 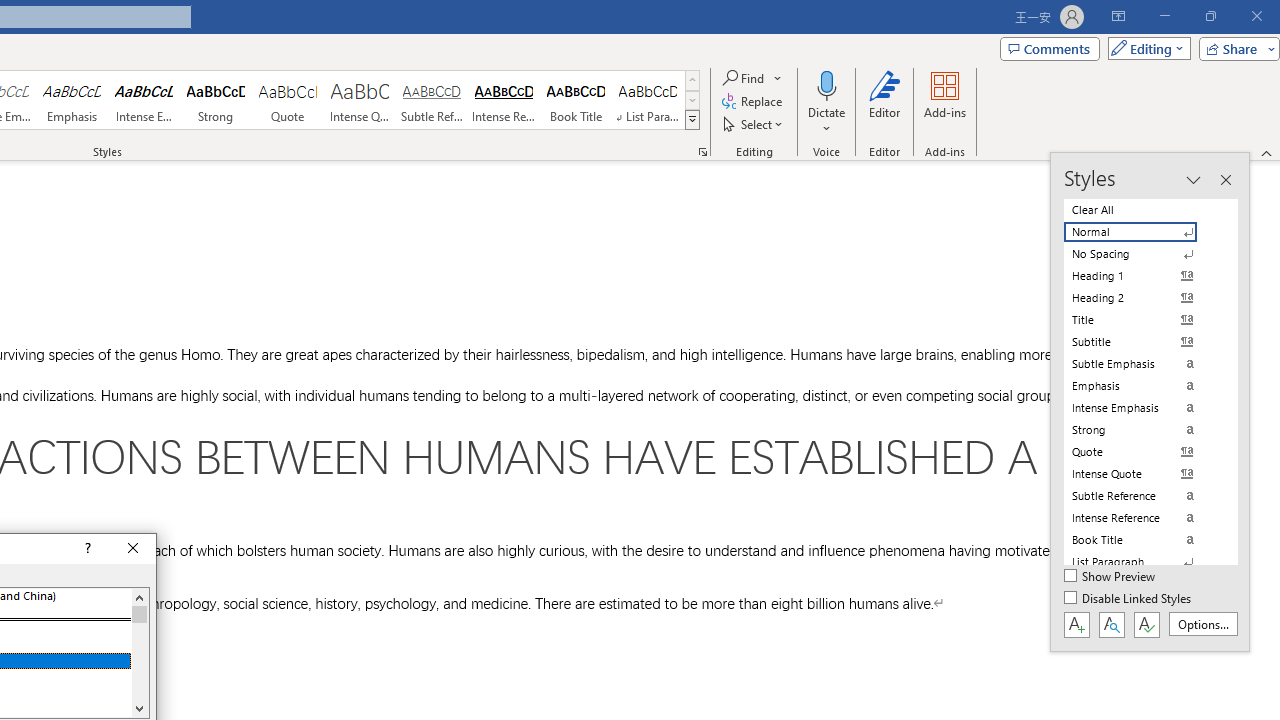 What do you see at coordinates (1142, 231) in the screenshot?
I see `'Normal'` at bounding box center [1142, 231].